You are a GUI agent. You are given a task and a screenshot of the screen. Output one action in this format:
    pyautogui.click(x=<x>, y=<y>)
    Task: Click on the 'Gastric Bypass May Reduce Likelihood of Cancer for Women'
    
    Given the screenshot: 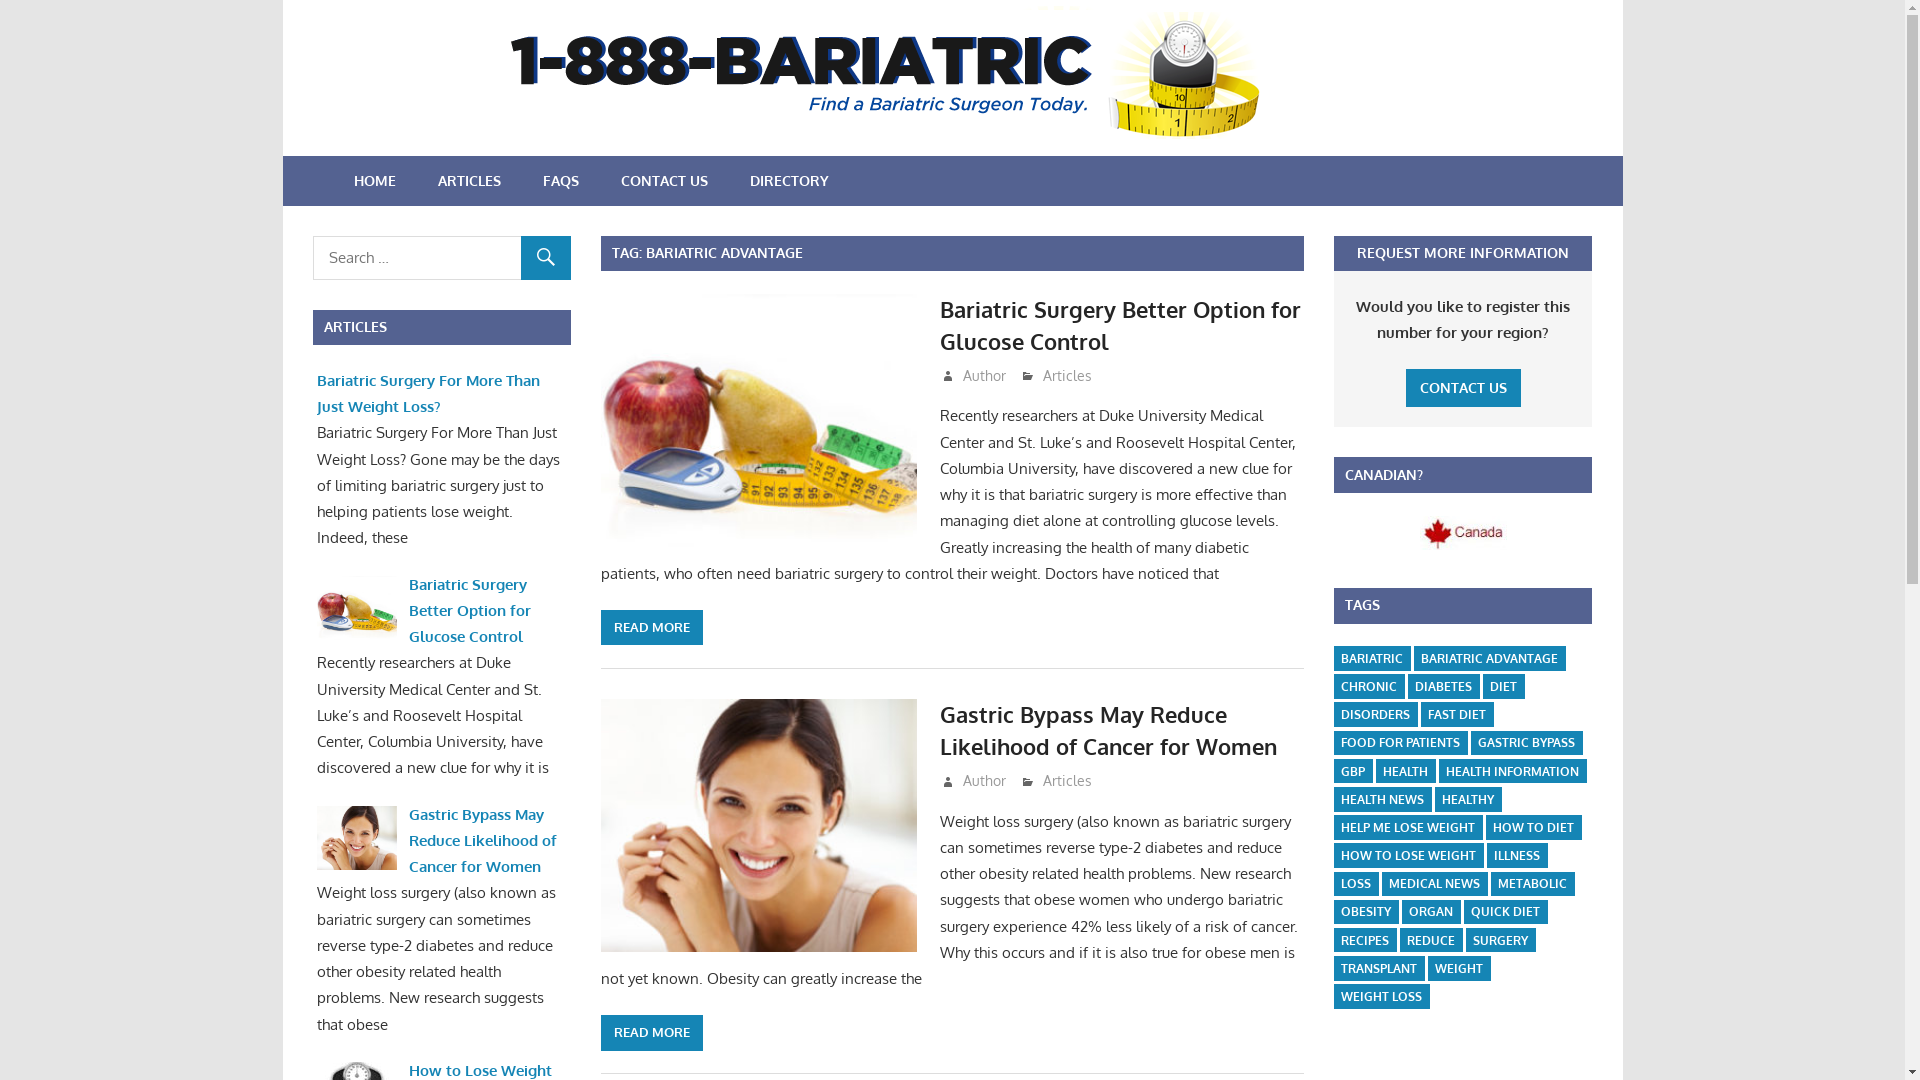 What is the action you would take?
    pyautogui.click(x=483, y=840)
    